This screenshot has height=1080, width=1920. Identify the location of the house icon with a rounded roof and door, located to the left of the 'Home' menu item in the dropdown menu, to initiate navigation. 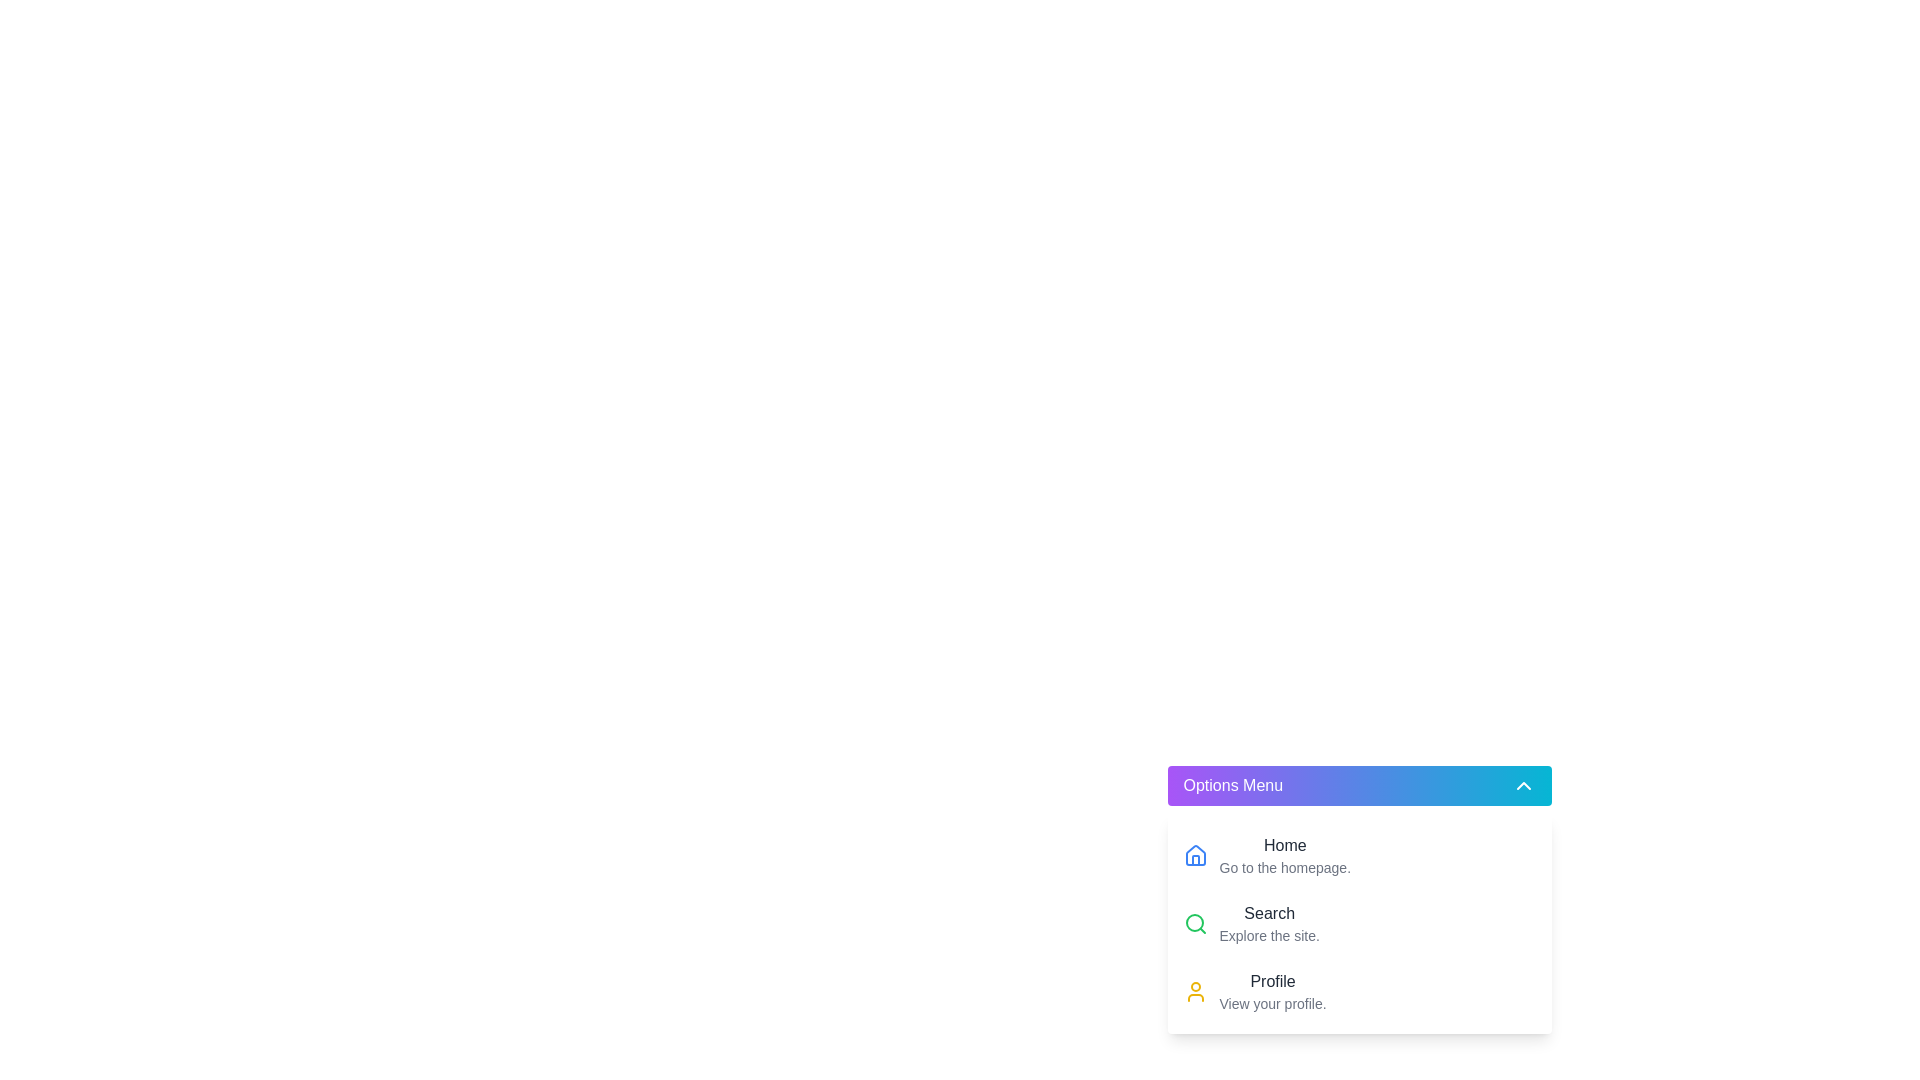
(1195, 855).